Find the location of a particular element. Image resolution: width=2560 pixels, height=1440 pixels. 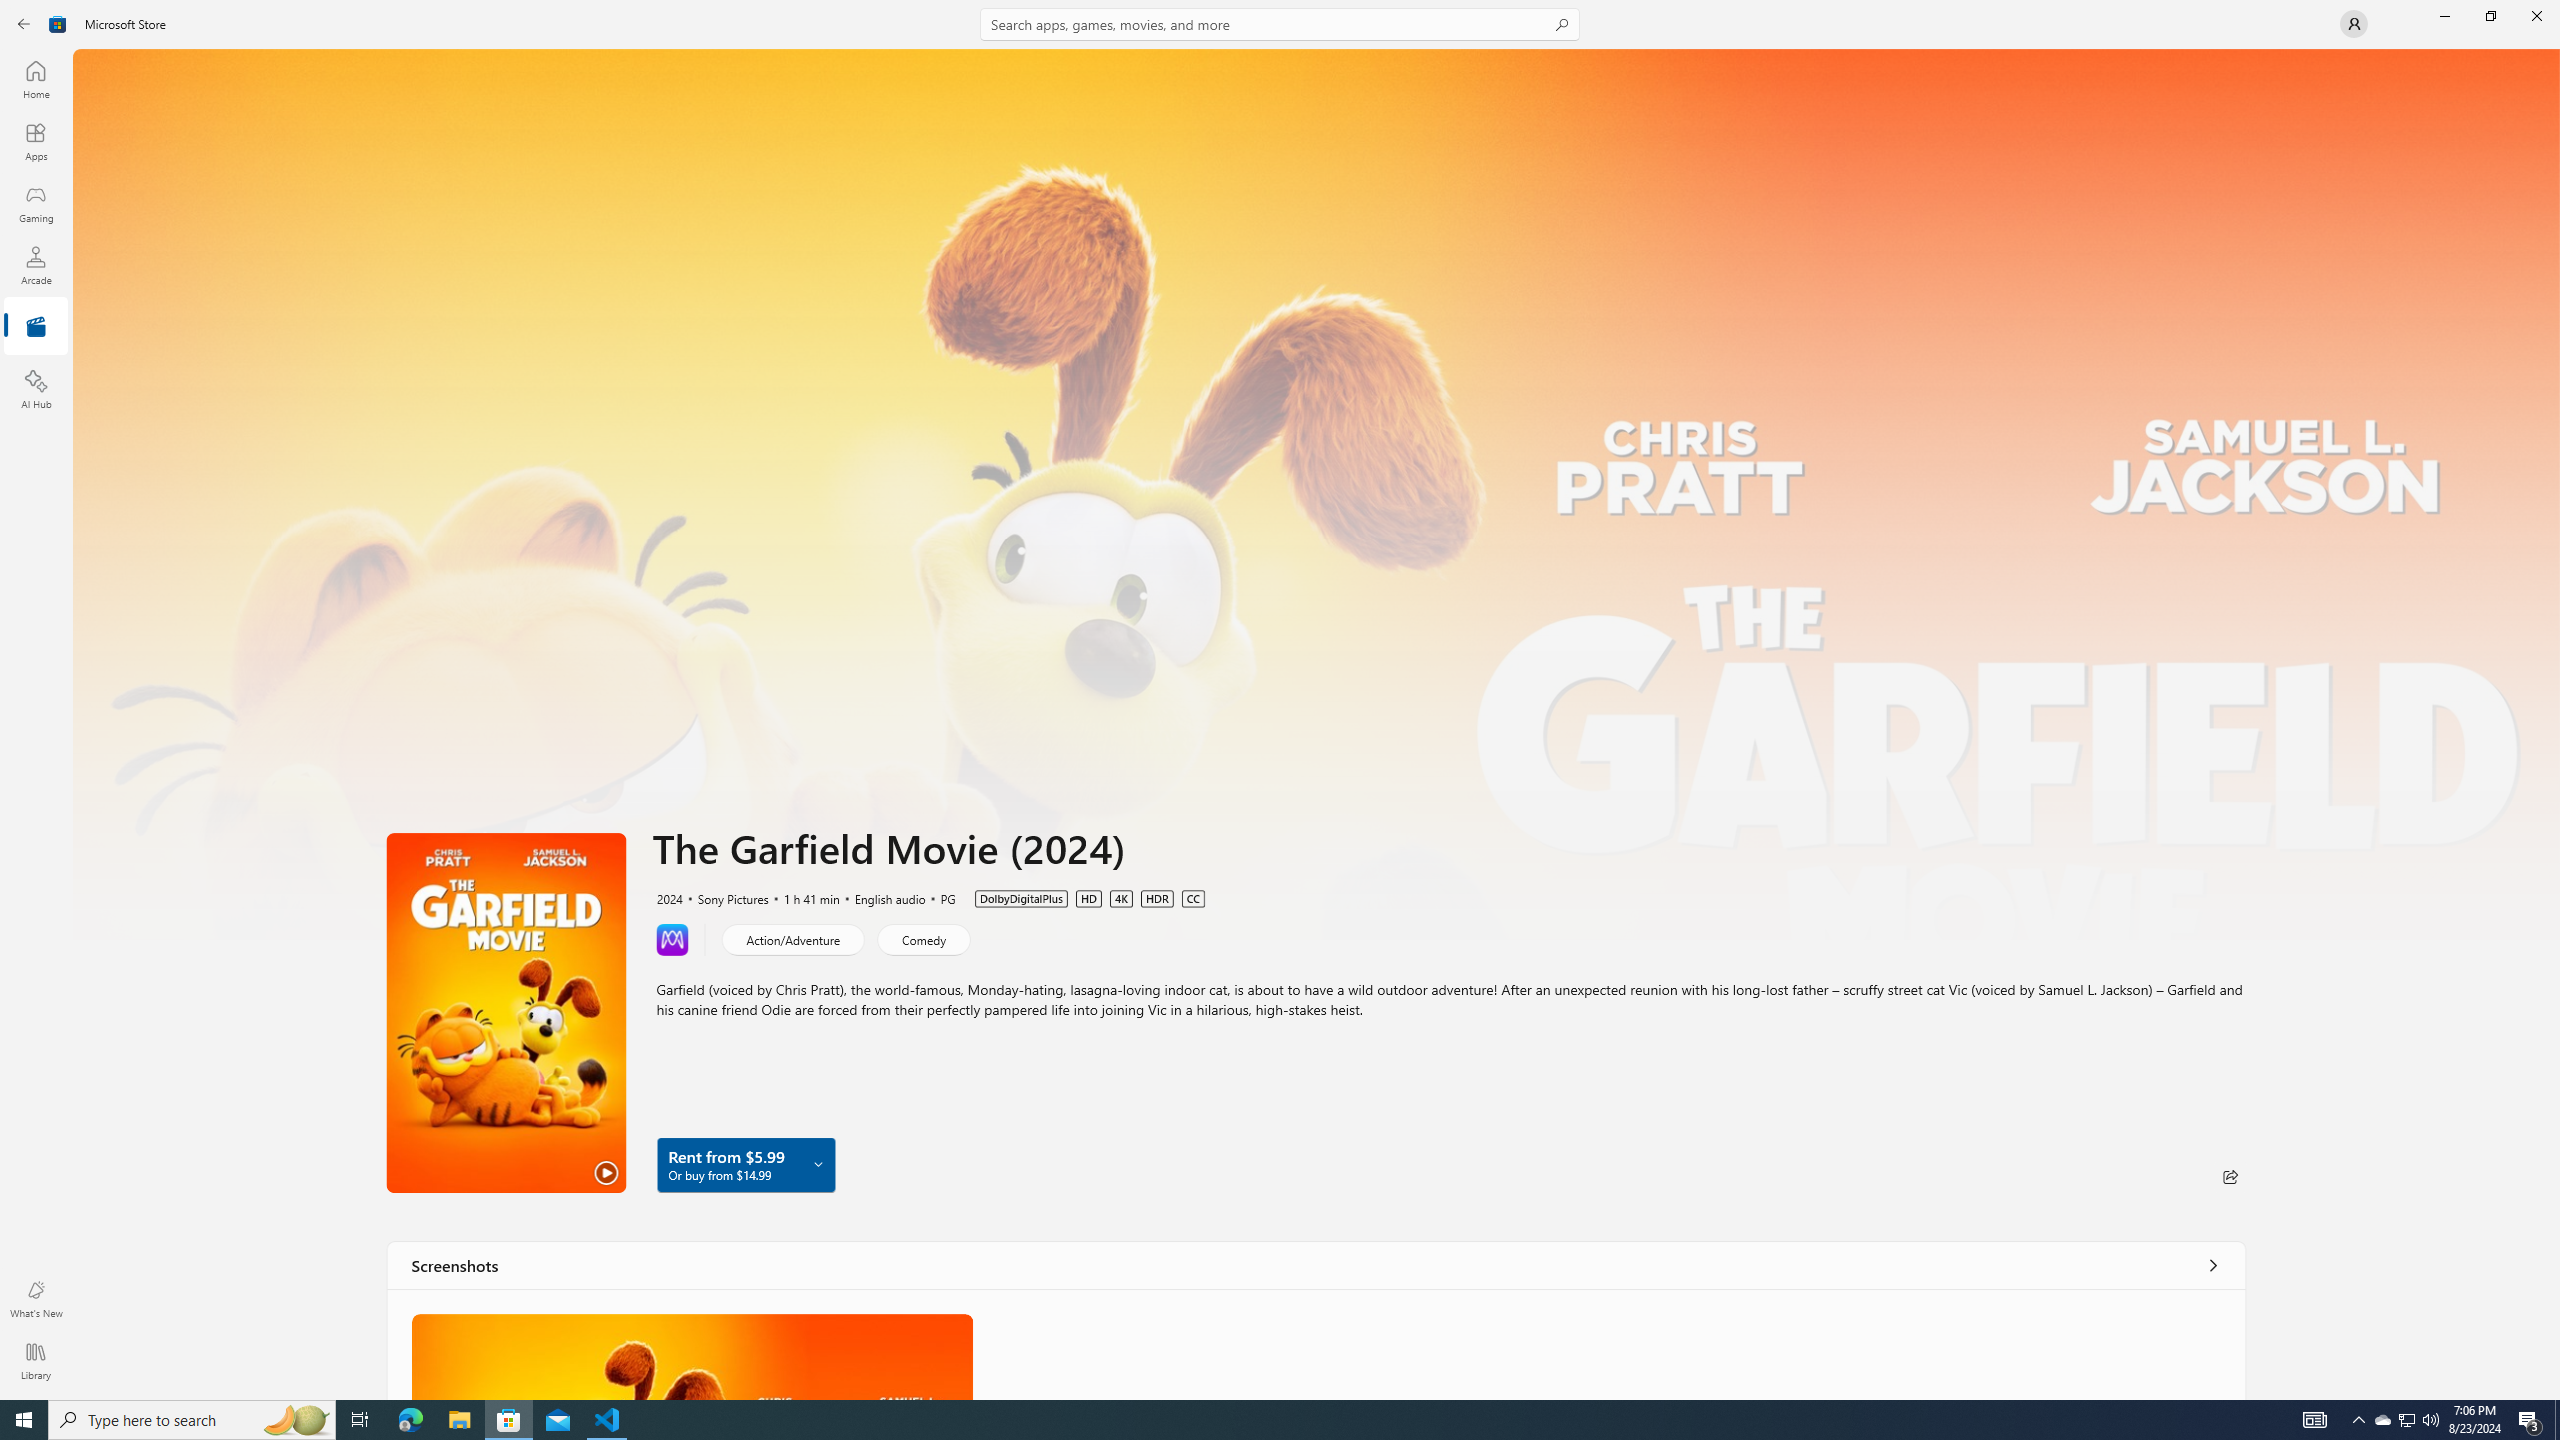

'What' is located at coordinates (34, 1298).